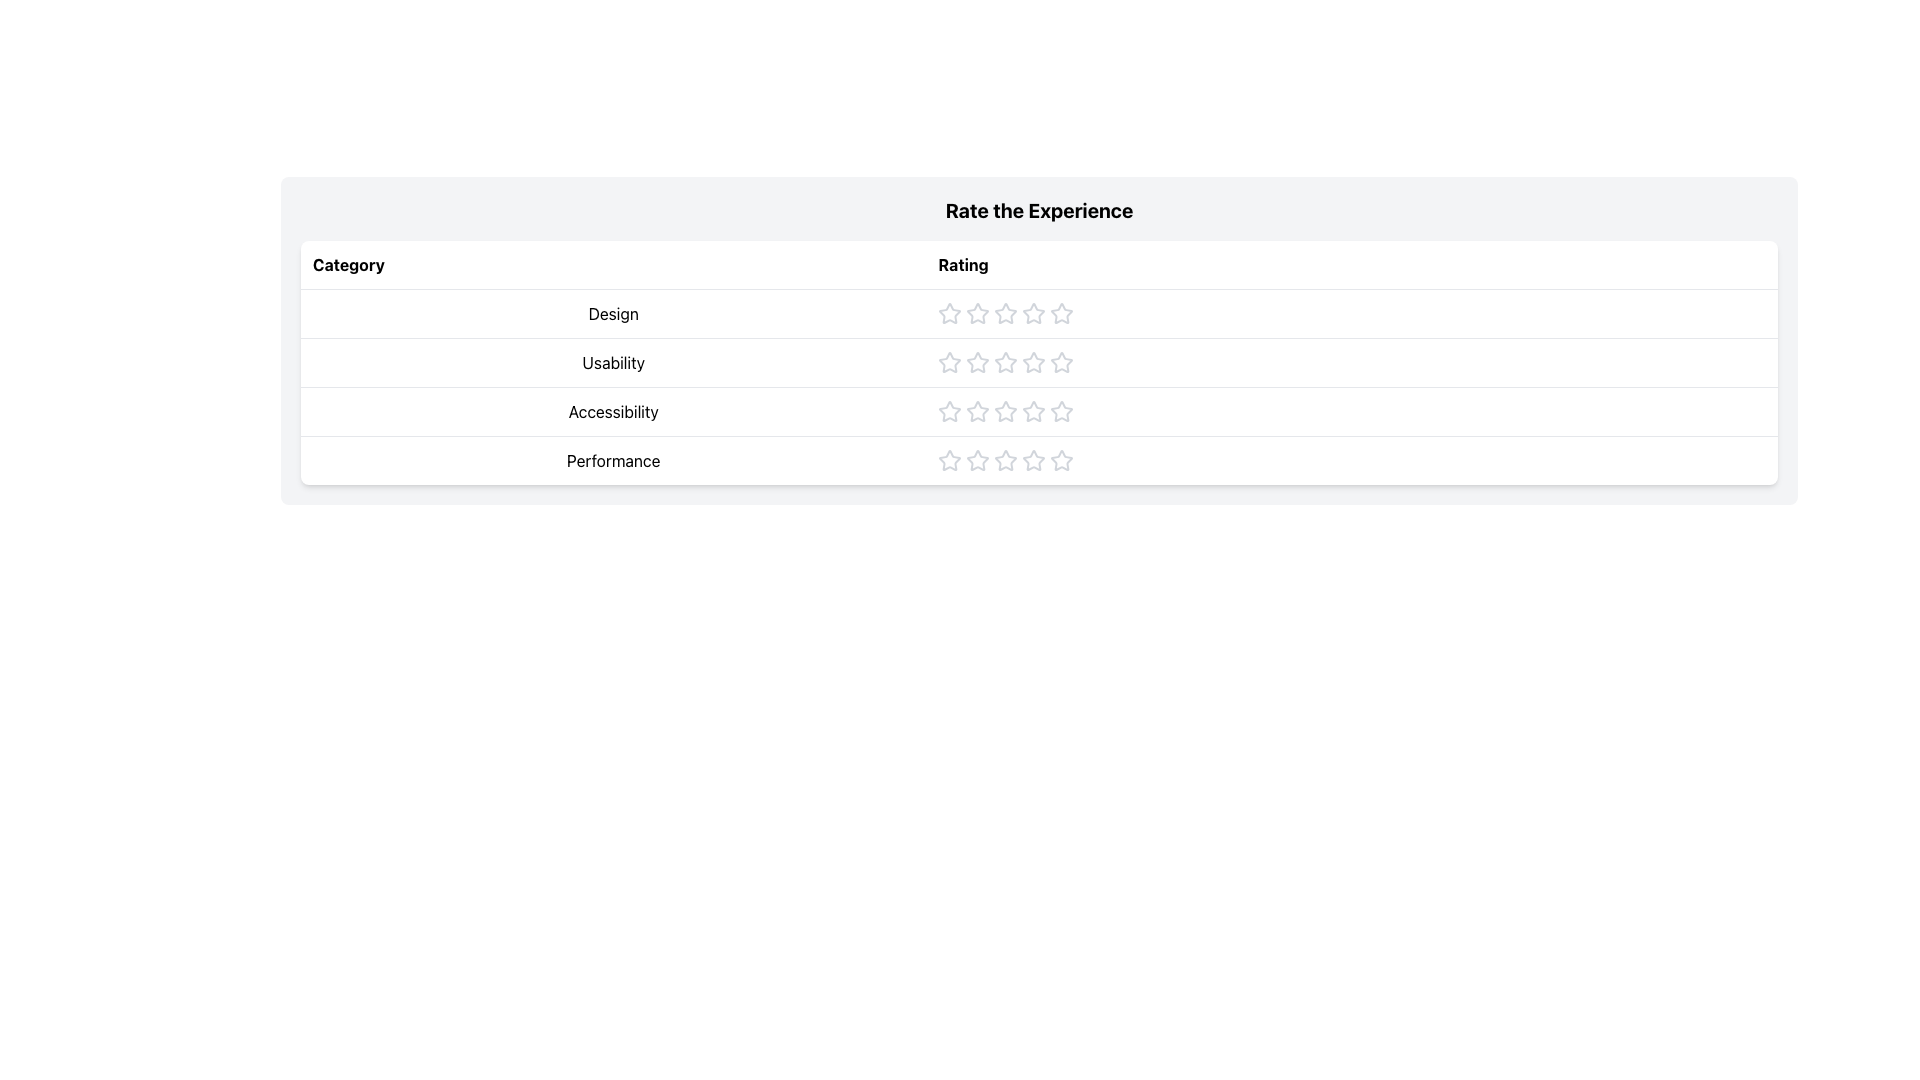  What do you see at coordinates (1033, 362) in the screenshot?
I see `the fourth star icon in the 'Usability' category under the 'Rate the Experience' section` at bounding box center [1033, 362].